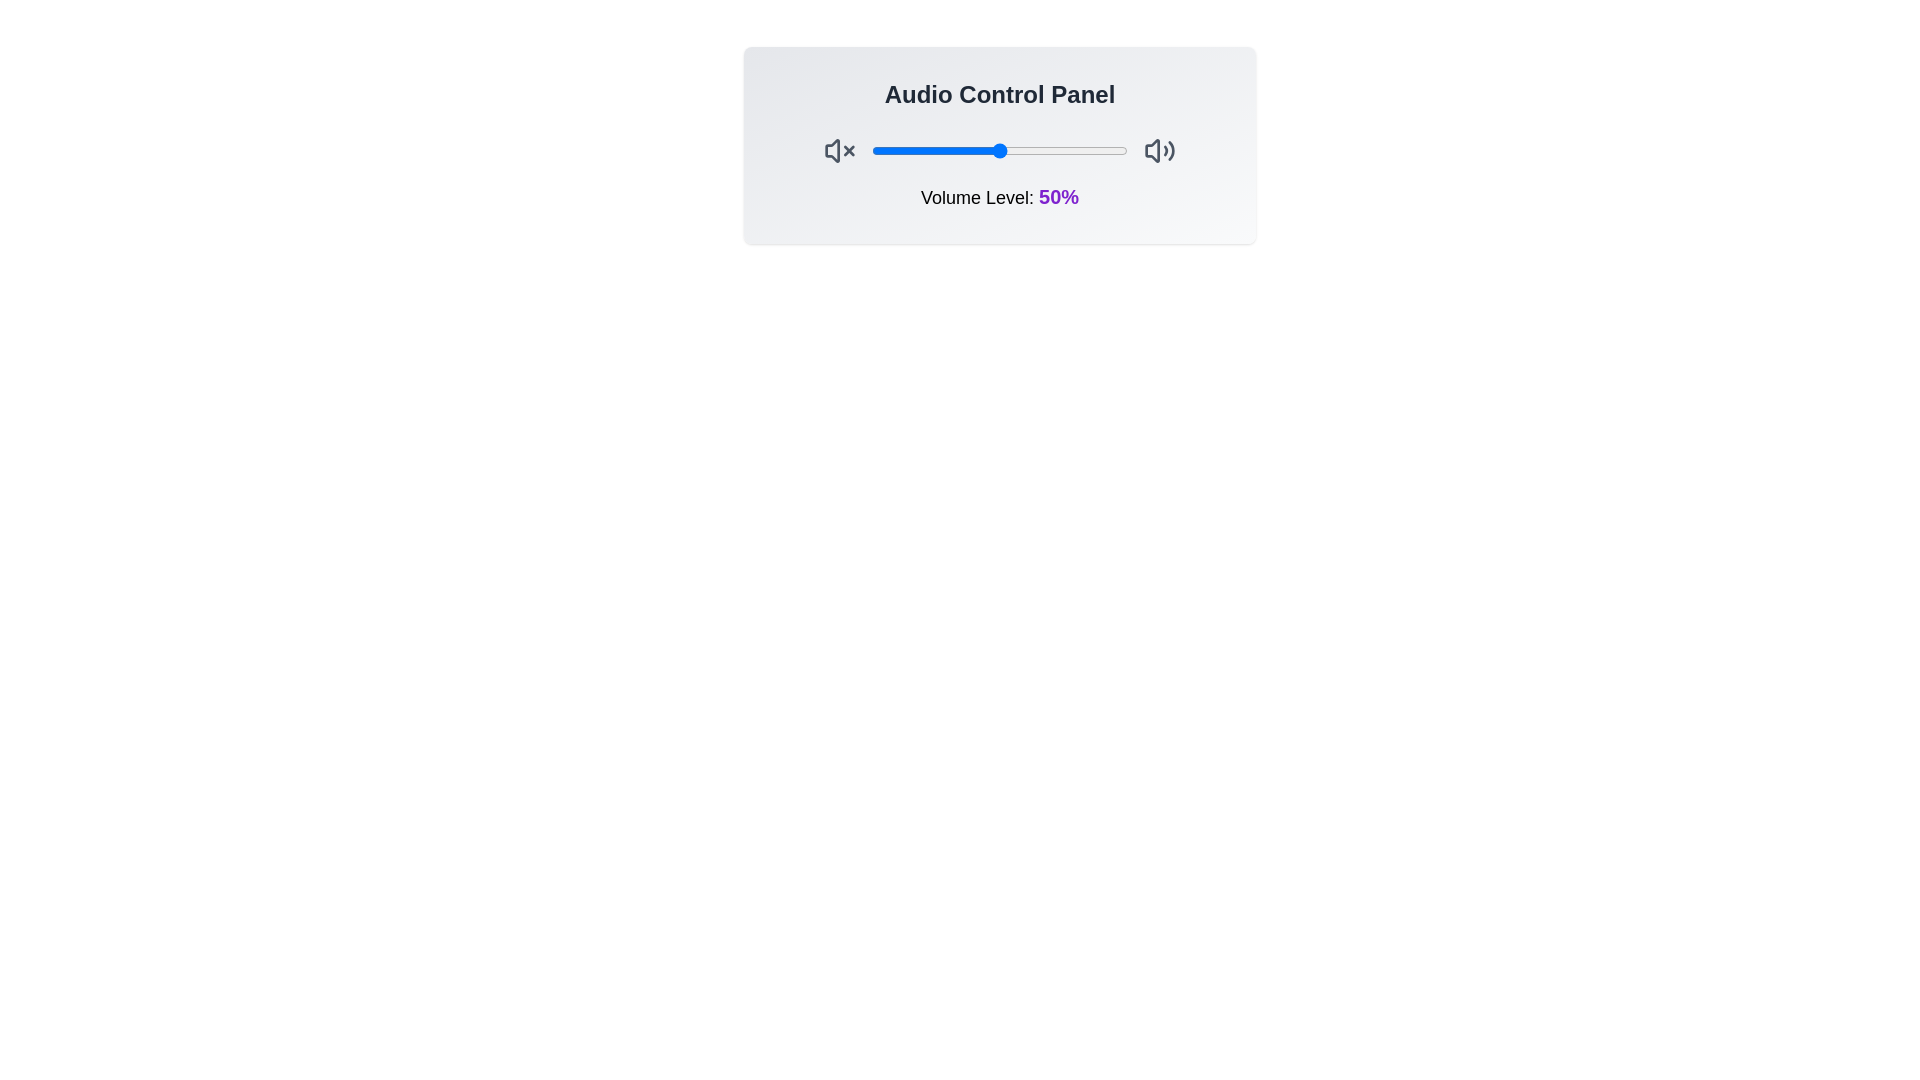  I want to click on text label indicating the current volume level of the audio interface, which is located below the audio slider and left of the '50%' percentage value, so click(979, 197).